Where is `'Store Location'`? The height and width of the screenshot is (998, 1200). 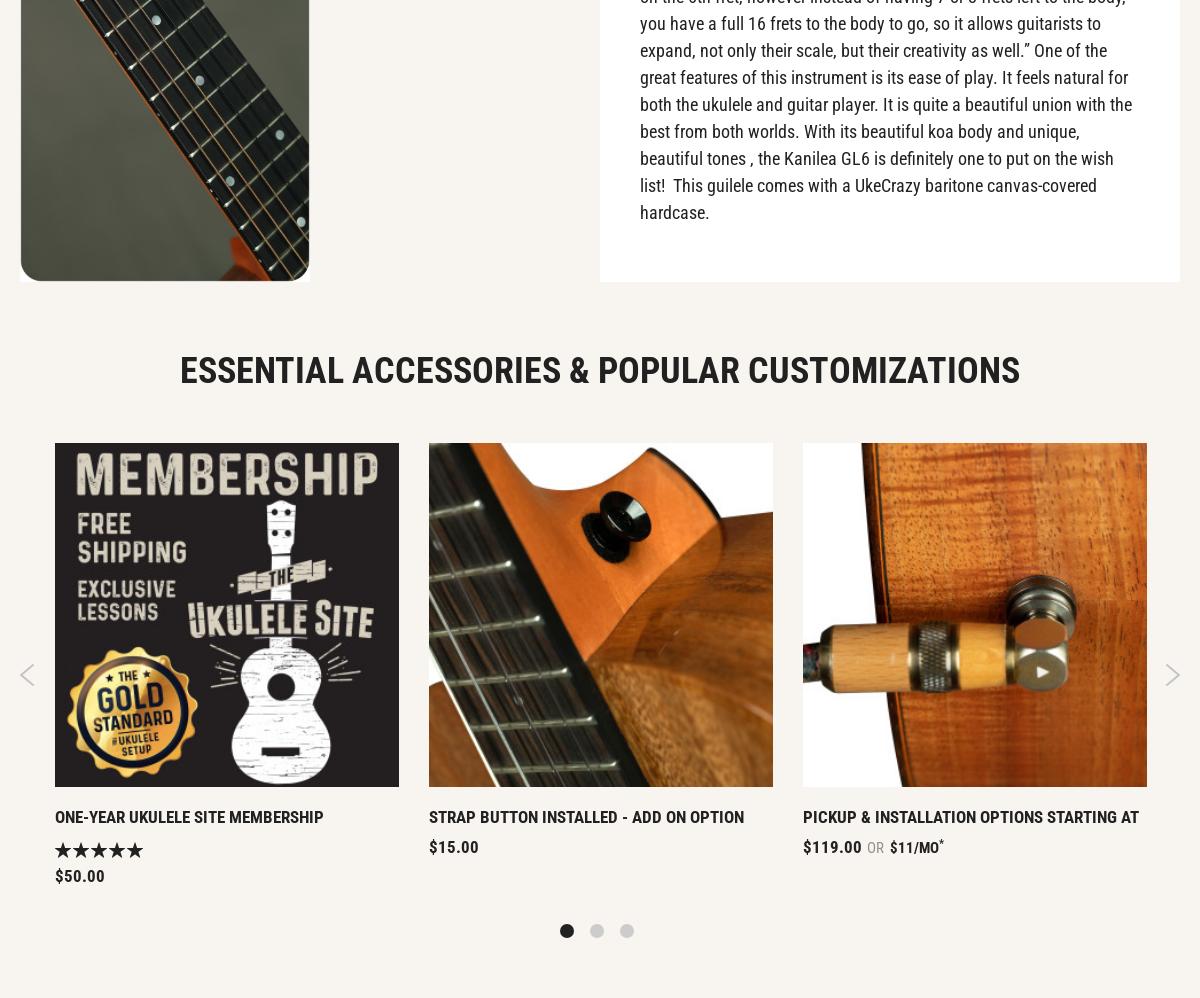
'Store Location' is located at coordinates (953, 234).